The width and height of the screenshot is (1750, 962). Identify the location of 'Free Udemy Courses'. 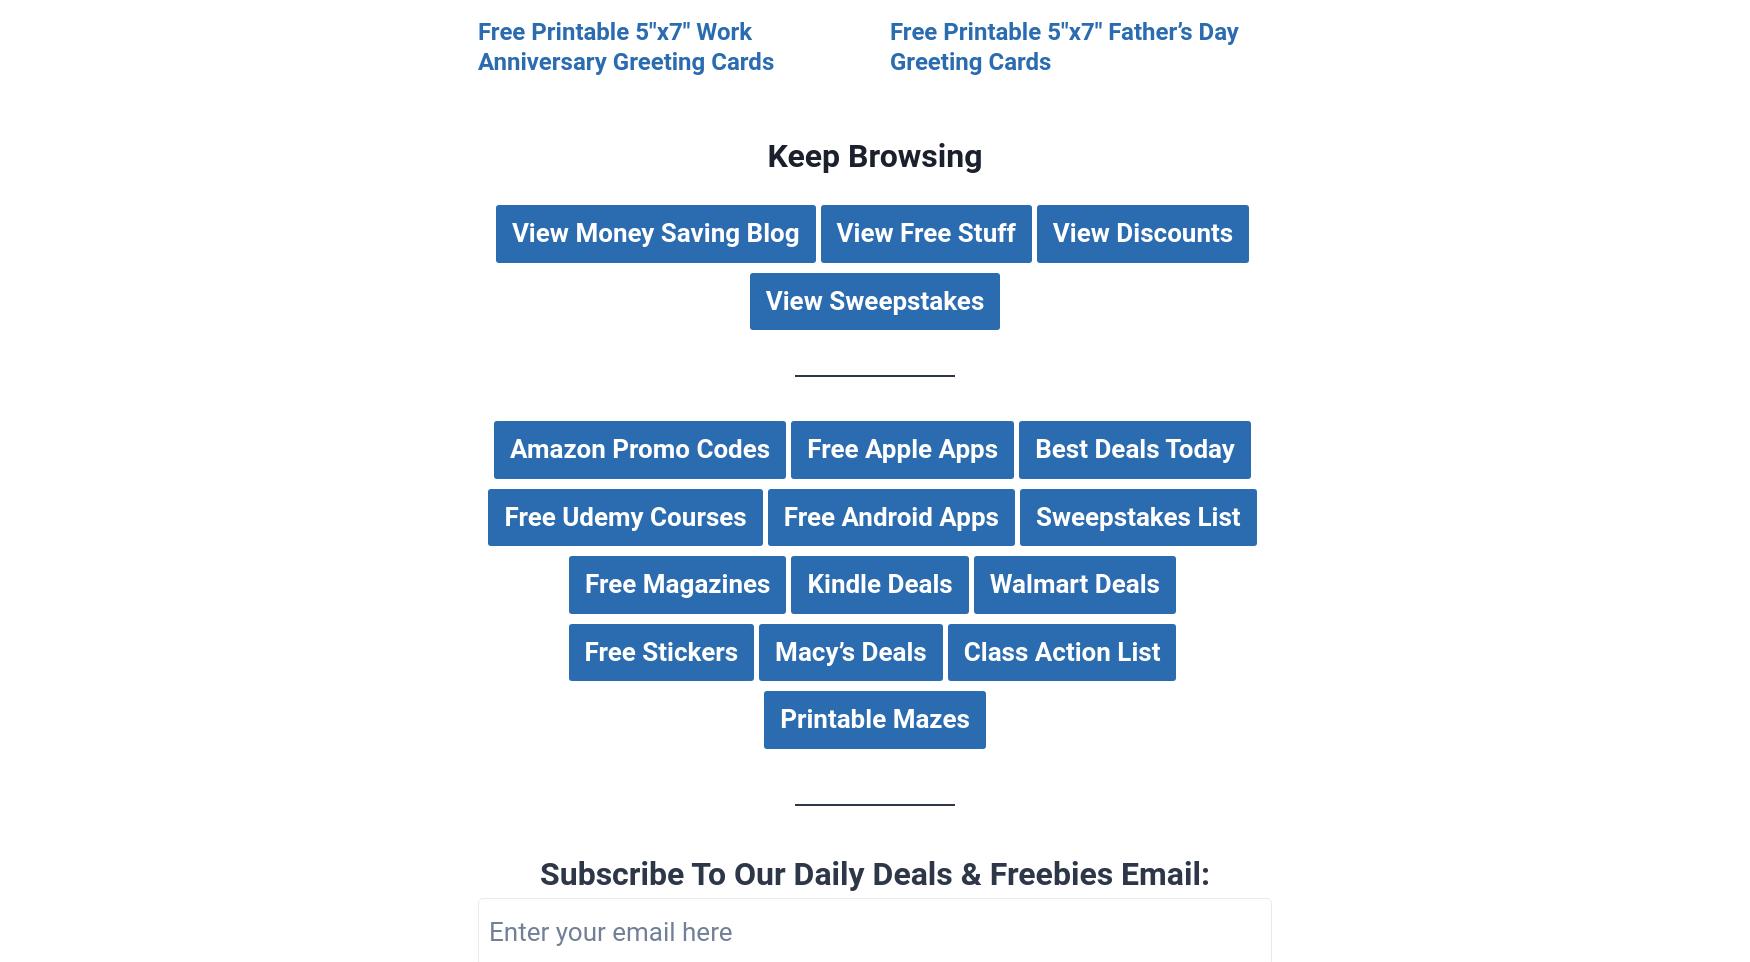
(624, 515).